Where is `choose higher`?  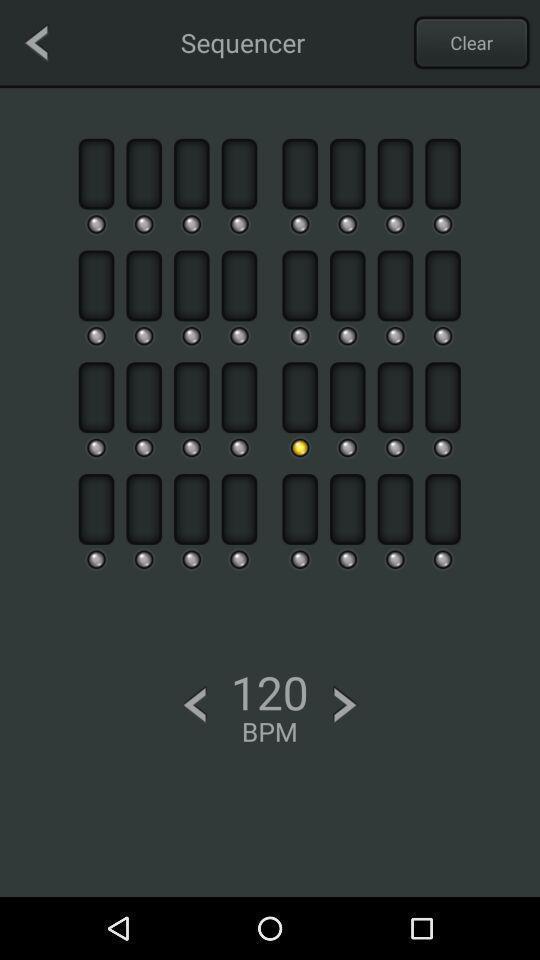 choose higher is located at coordinates (344, 705).